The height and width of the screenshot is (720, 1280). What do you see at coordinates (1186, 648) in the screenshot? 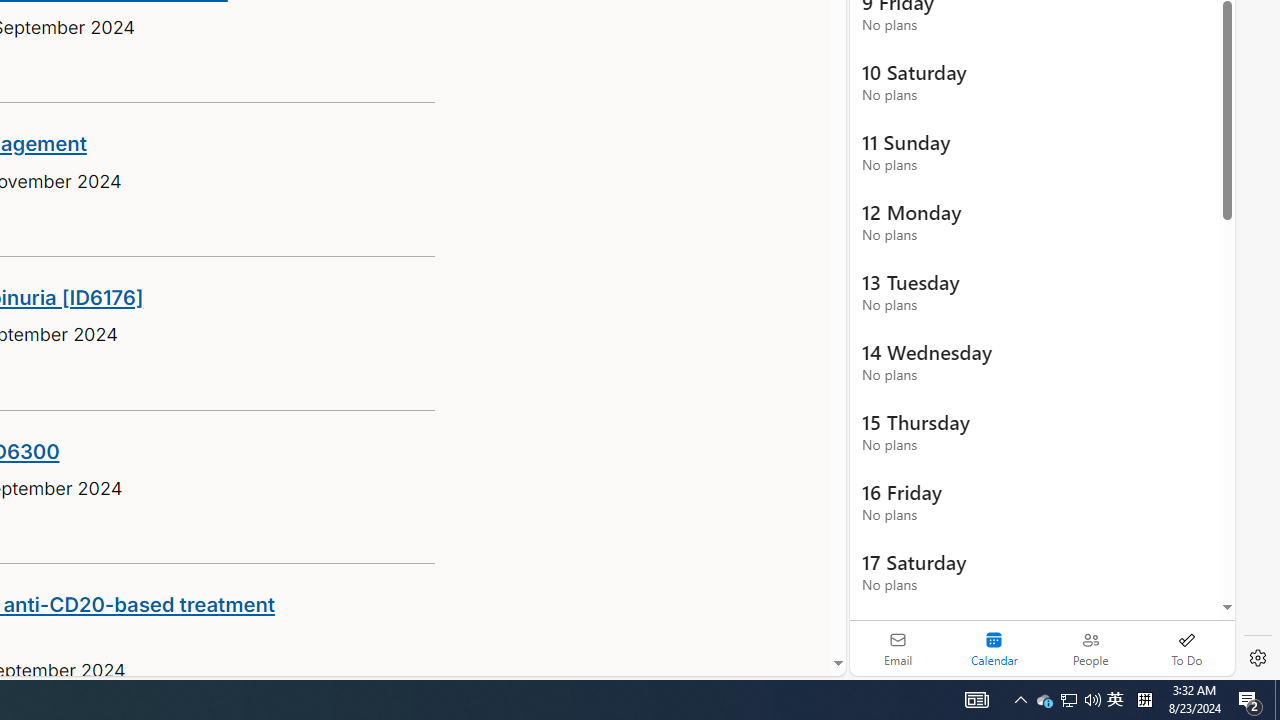
I see `'To Do'` at bounding box center [1186, 648].